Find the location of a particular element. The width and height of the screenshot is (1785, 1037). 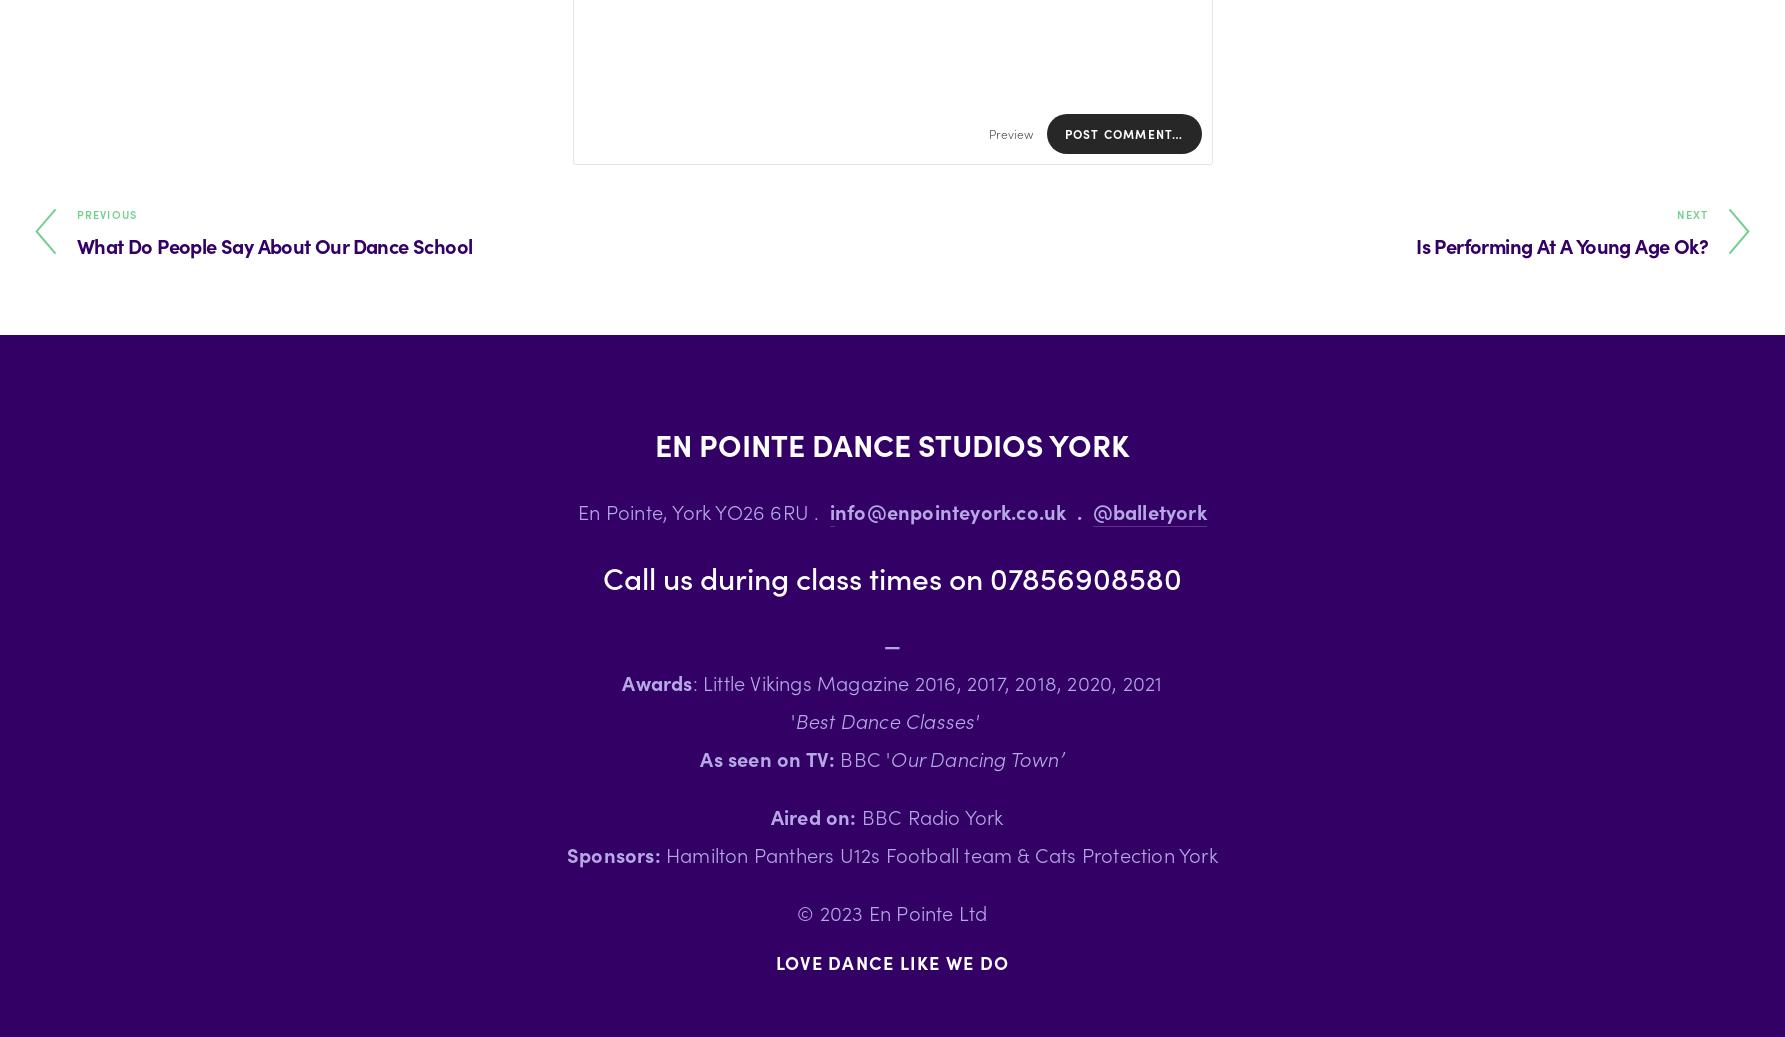

'Sponsors:' is located at coordinates (616, 853).